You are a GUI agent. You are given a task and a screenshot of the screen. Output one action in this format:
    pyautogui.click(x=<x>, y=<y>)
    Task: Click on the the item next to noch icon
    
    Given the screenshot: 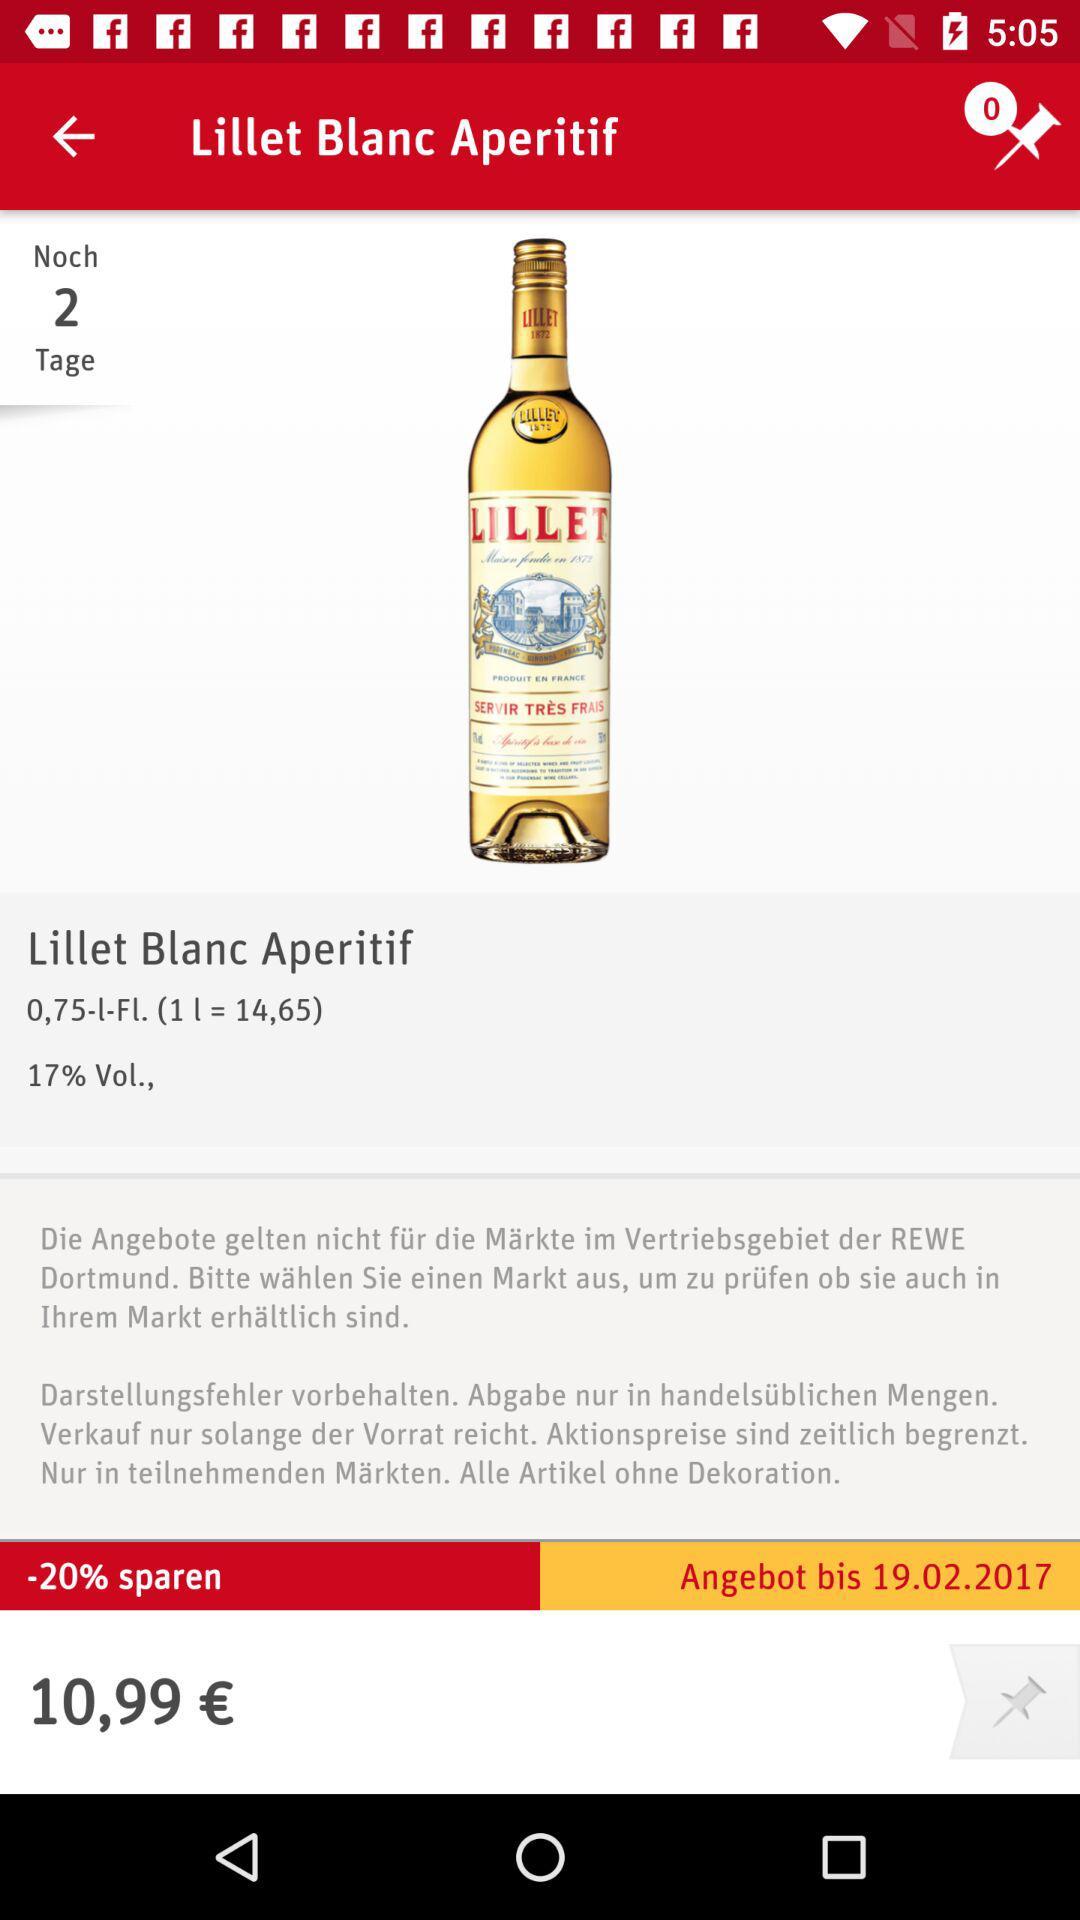 What is the action you would take?
    pyautogui.click(x=540, y=551)
    